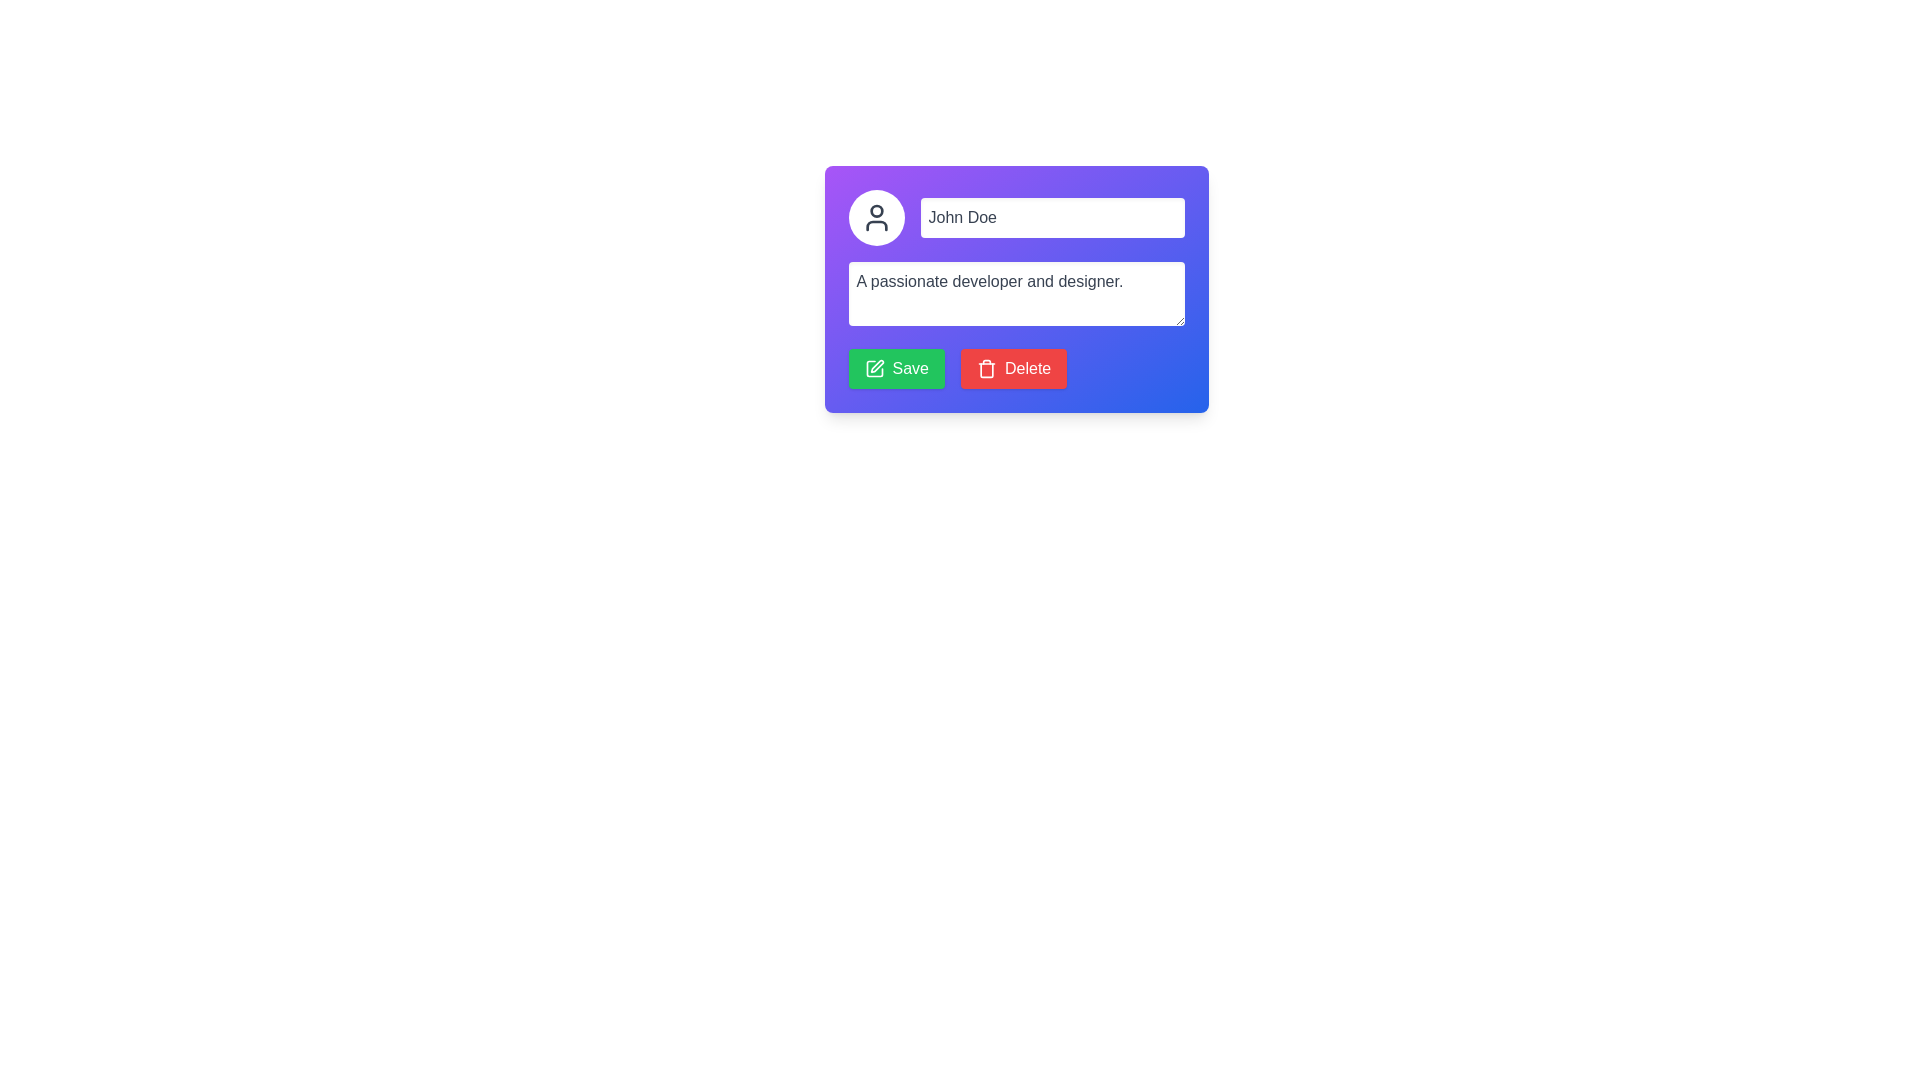  Describe the element at coordinates (874, 369) in the screenshot. I see `the 'Save' button, which is a green rectangular button containing a square-shaped icon styled with a border-like pattern` at that location.